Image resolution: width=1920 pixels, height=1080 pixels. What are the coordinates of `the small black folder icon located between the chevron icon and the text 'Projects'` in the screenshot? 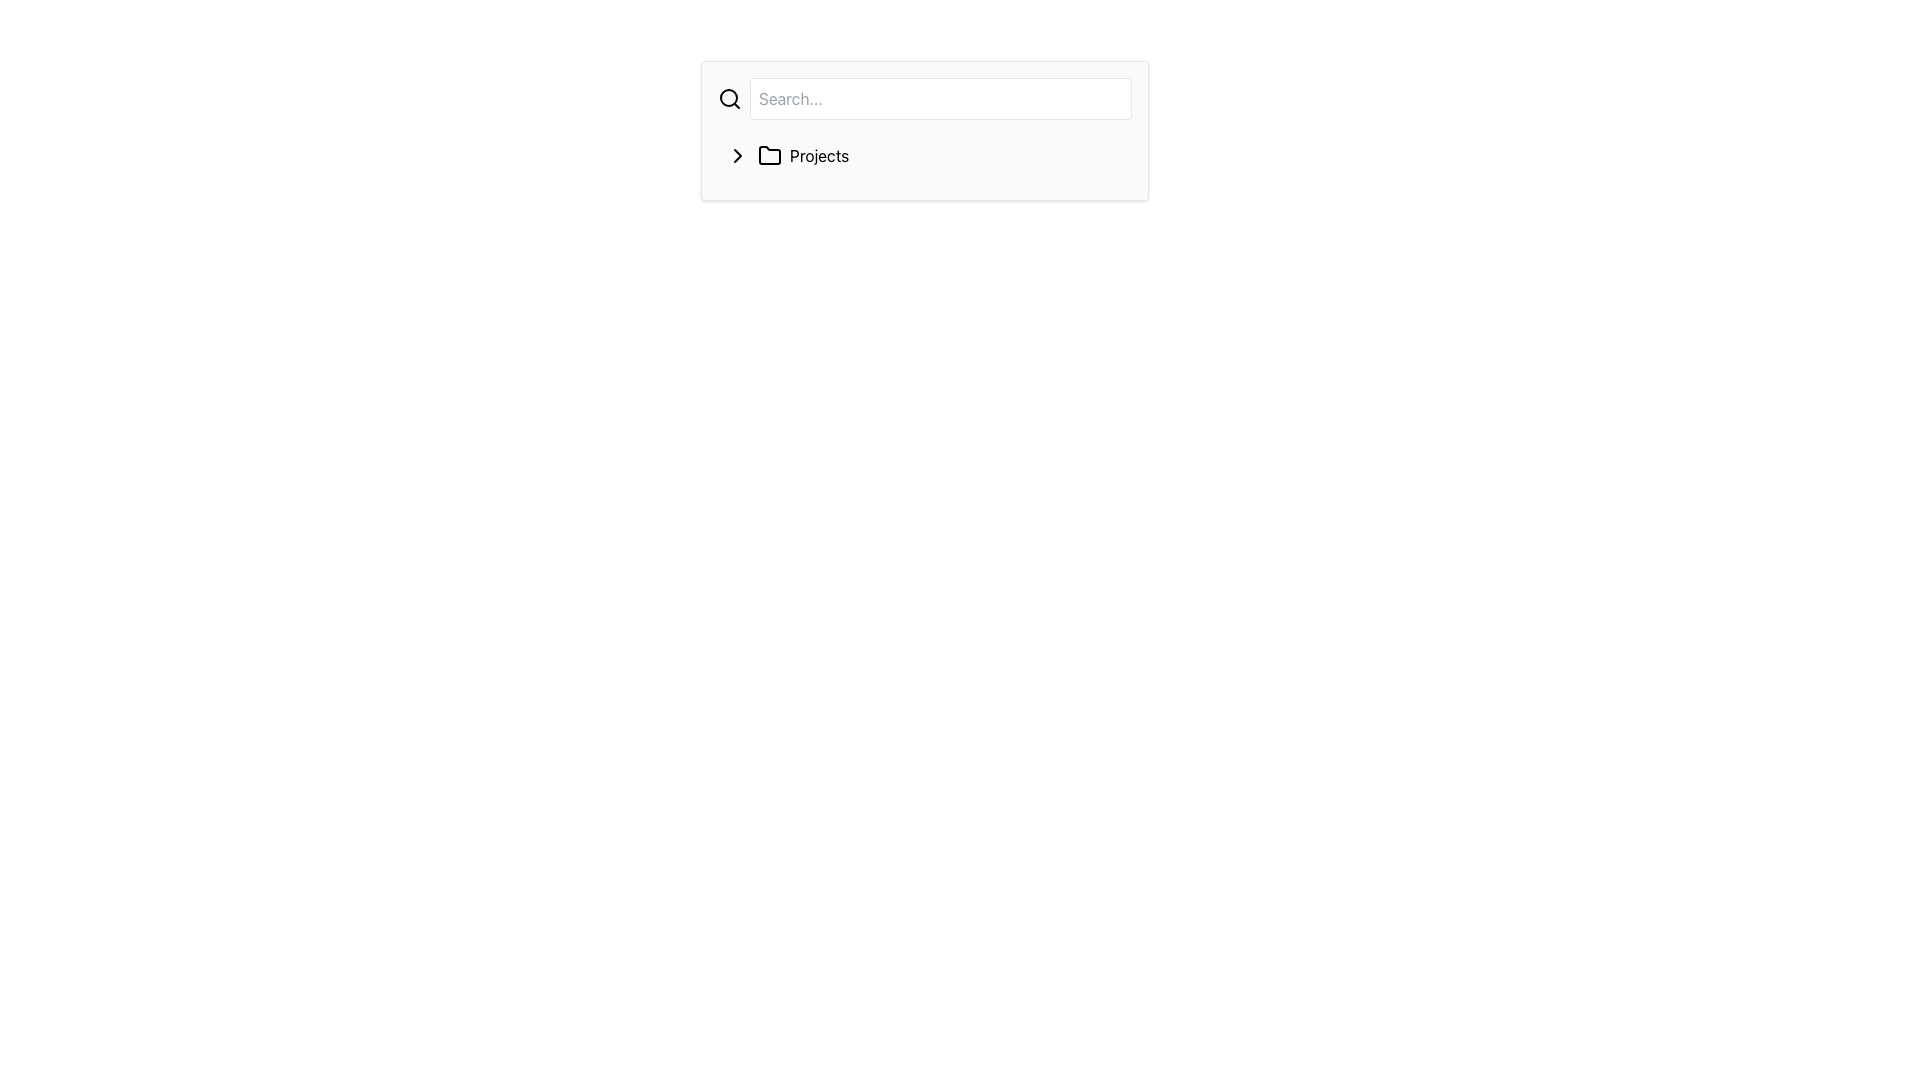 It's located at (768, 154).